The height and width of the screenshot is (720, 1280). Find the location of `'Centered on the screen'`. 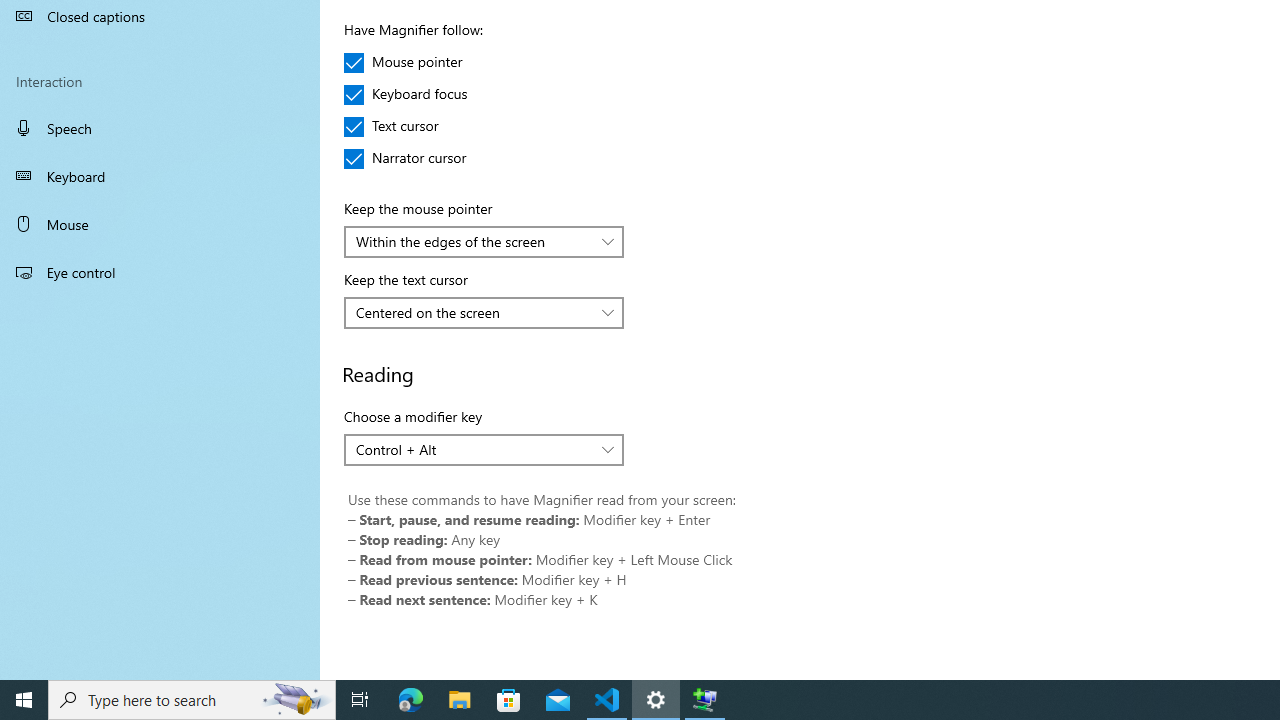

'Centered on the screen' is located at coordinates (472, 312).